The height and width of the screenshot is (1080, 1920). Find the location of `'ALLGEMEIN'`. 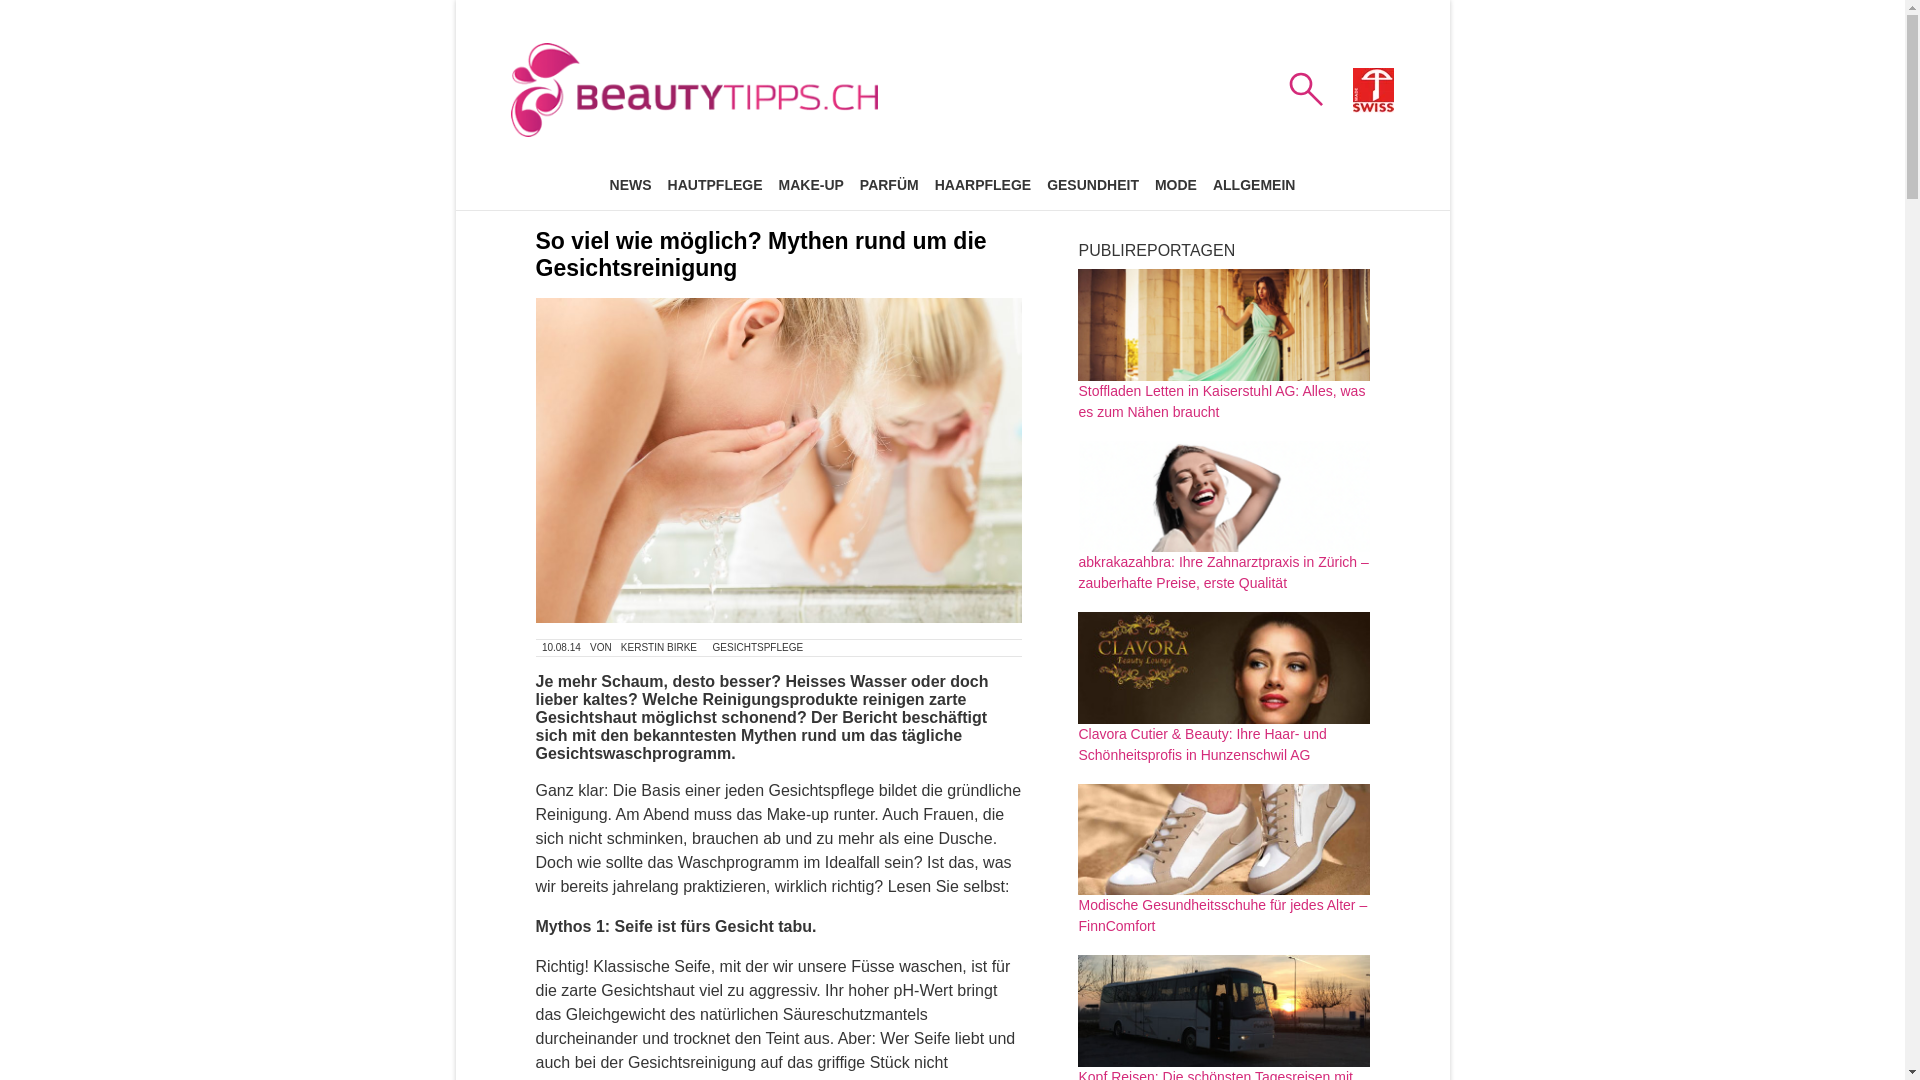

'ALLGEMEIN' is located at coordinates (1252, 185).